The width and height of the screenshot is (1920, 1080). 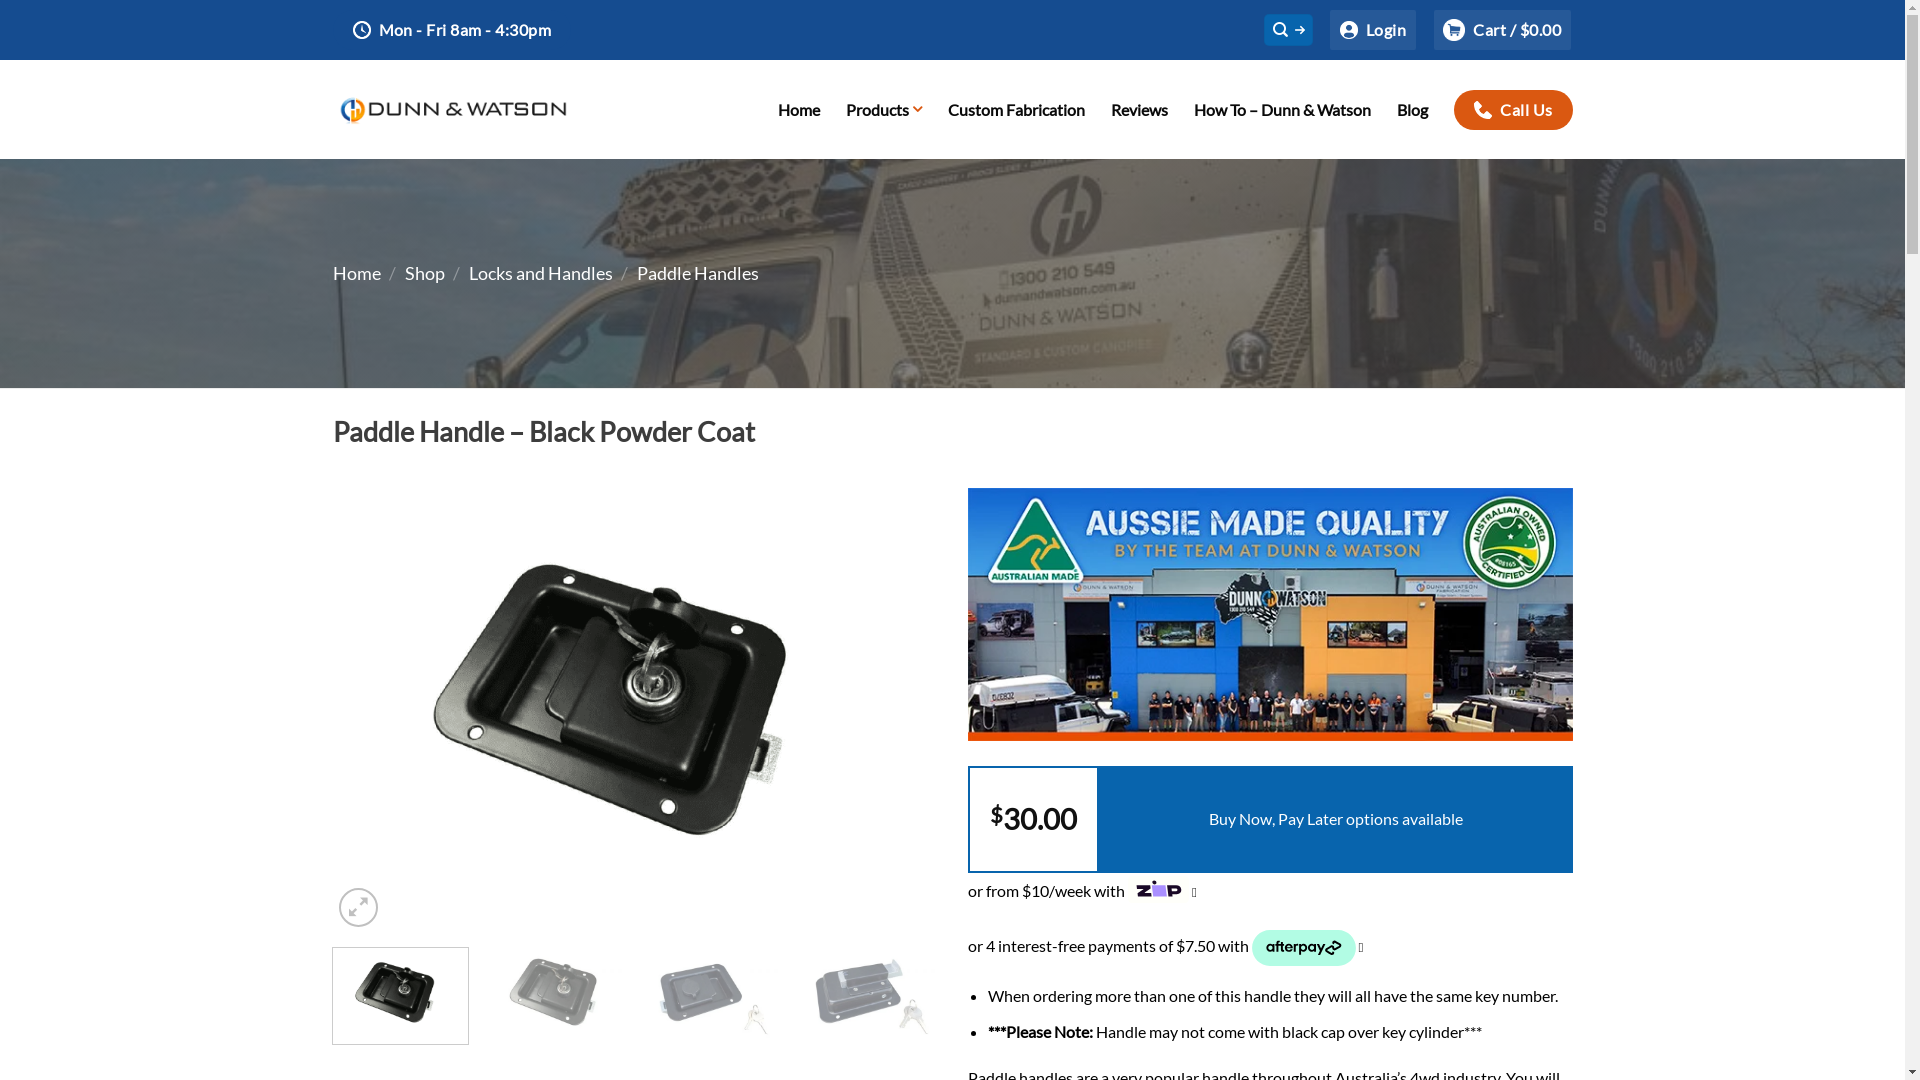 I want to click on 'Products', so click(x=882, y=109).